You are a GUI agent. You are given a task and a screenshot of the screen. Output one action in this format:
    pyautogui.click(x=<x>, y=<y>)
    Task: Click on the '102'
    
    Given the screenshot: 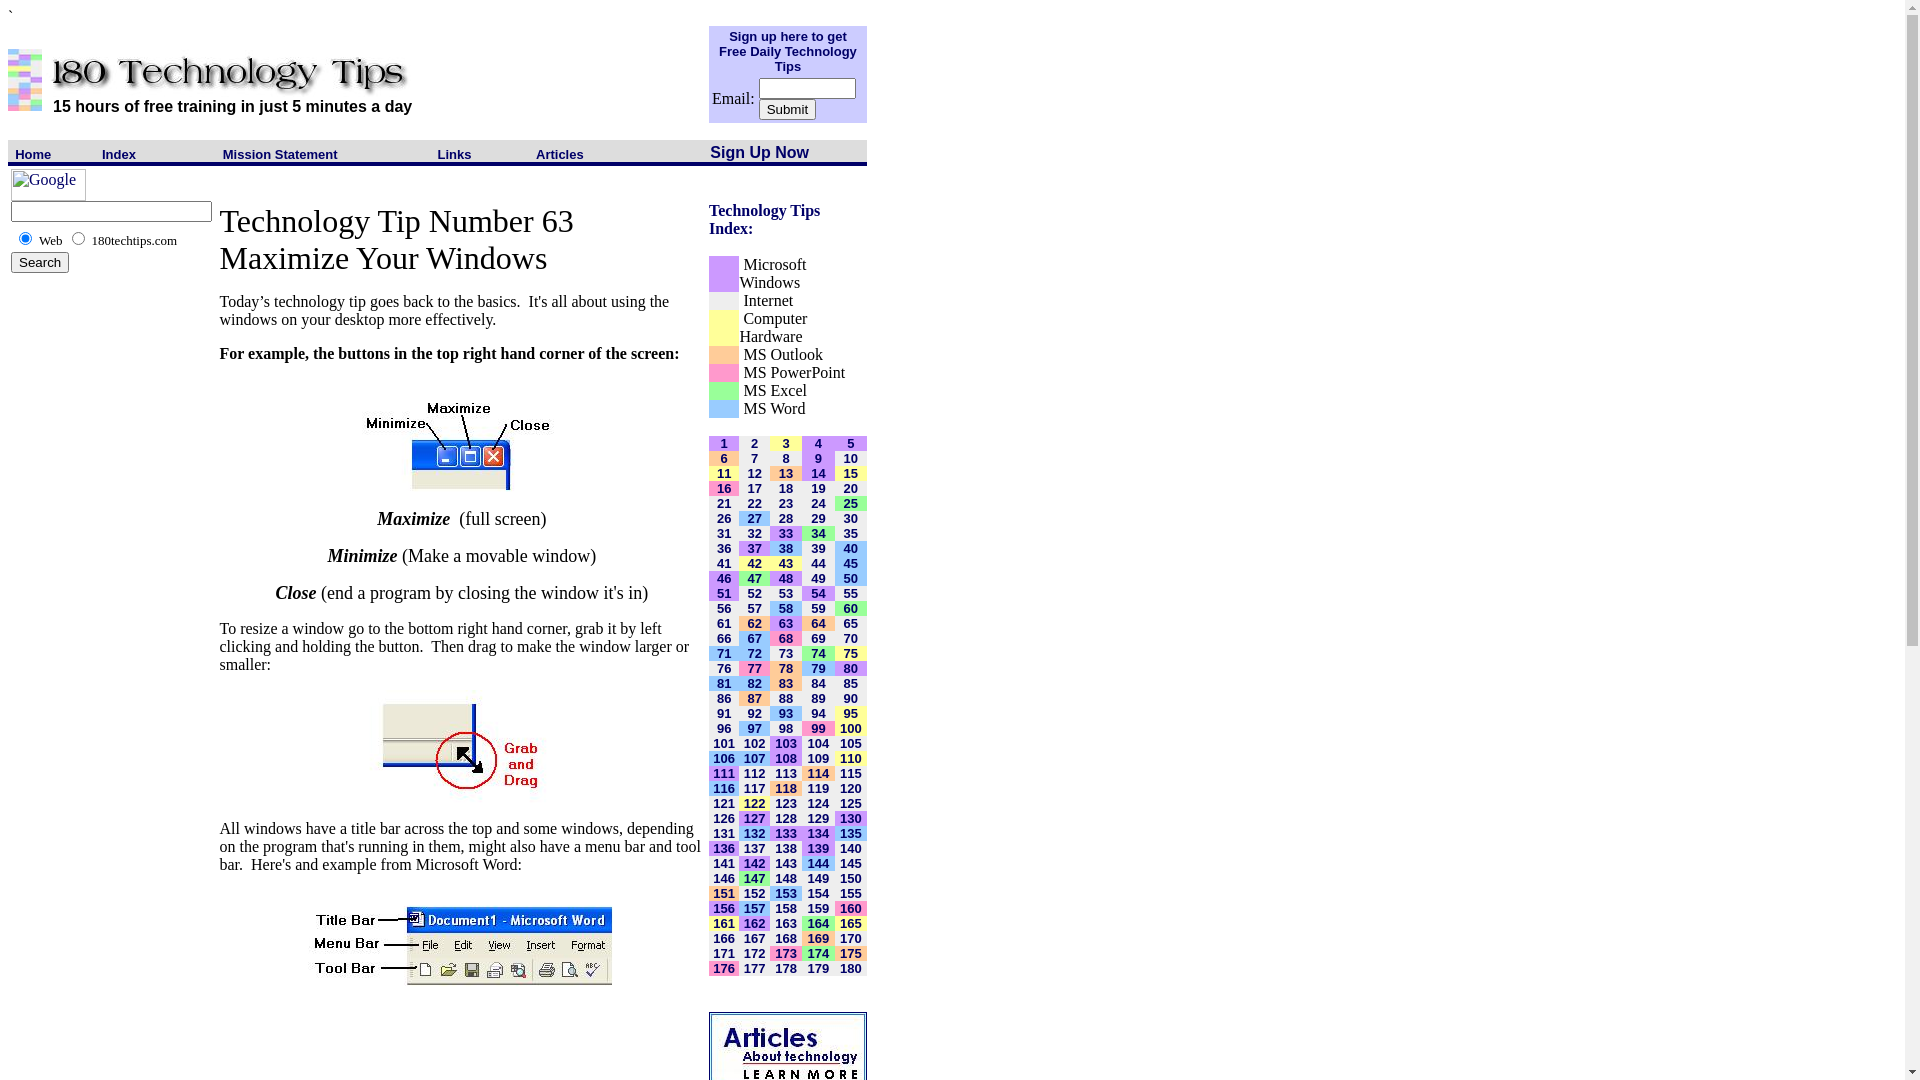 What is the action you would take?
    pyautogui.click(x=753, y=742)
    